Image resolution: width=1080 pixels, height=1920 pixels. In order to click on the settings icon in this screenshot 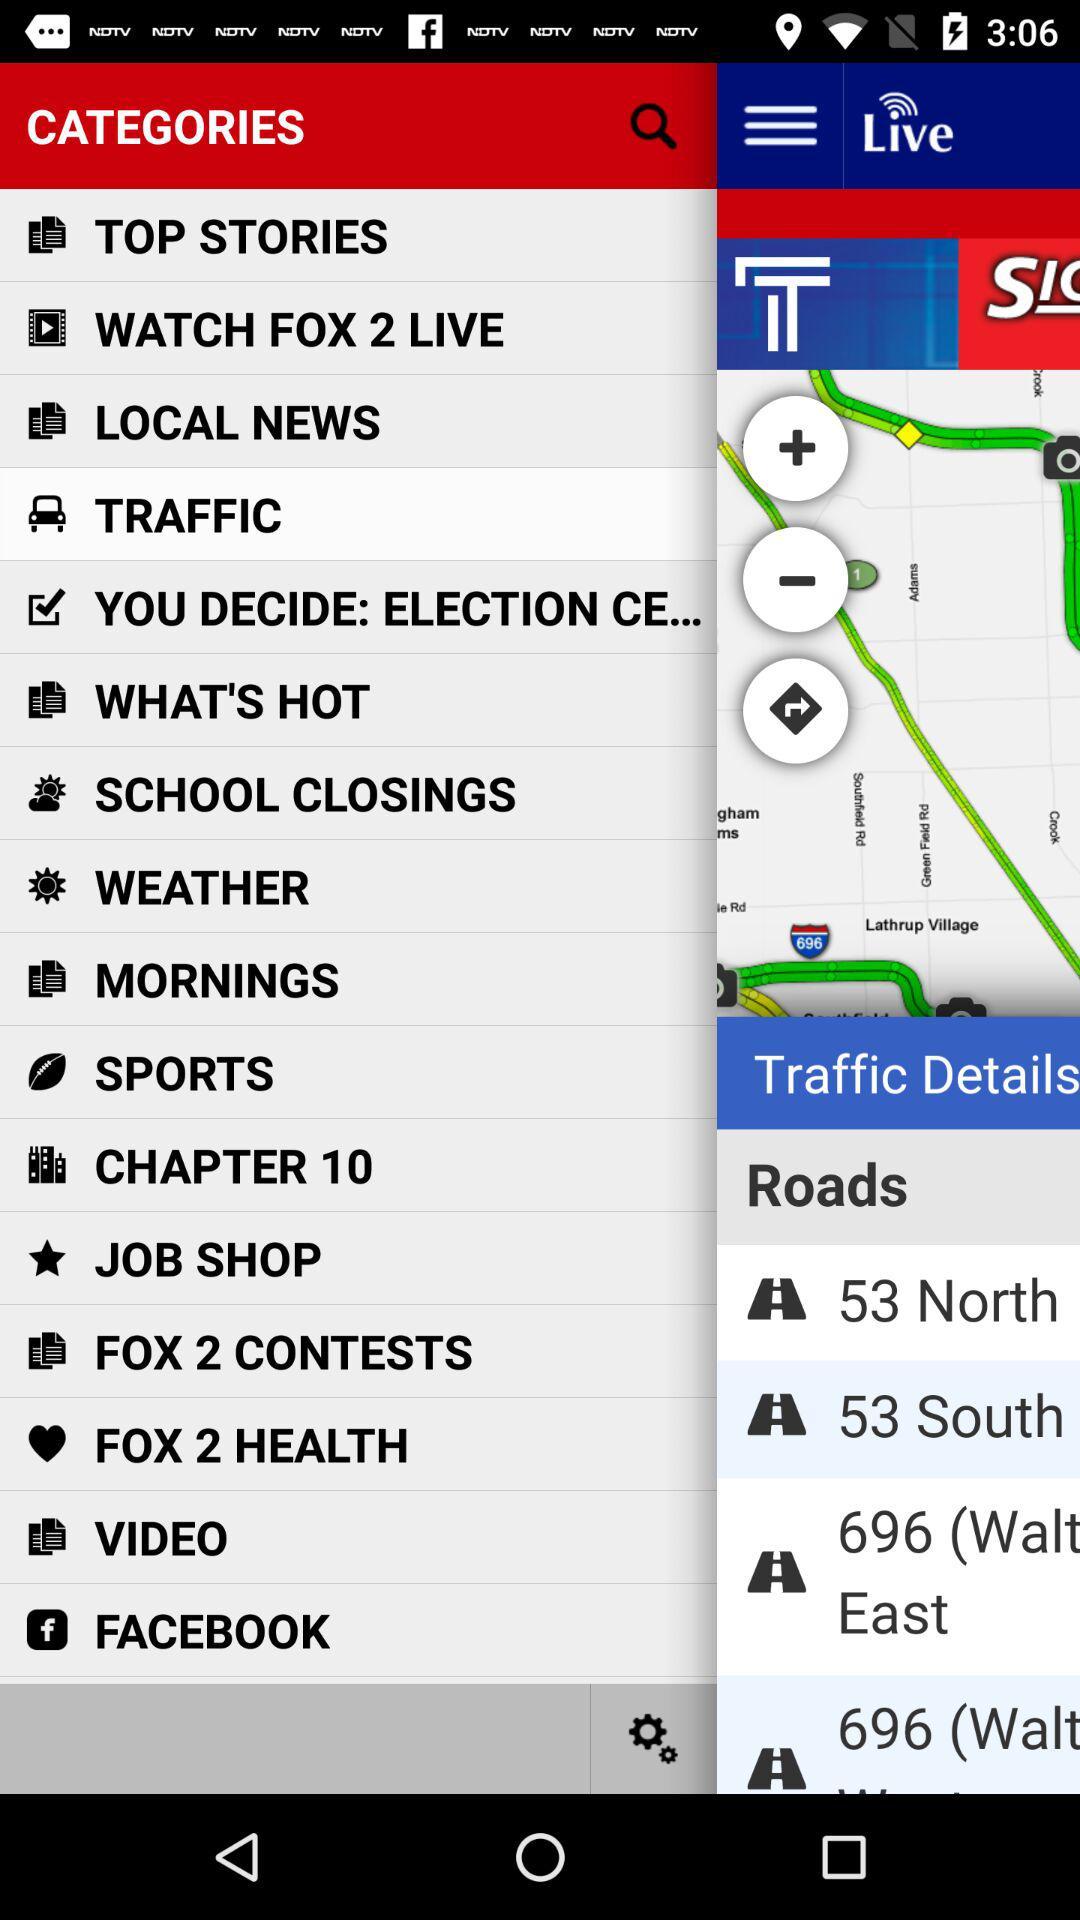, I will do `click(654, 1737)`.